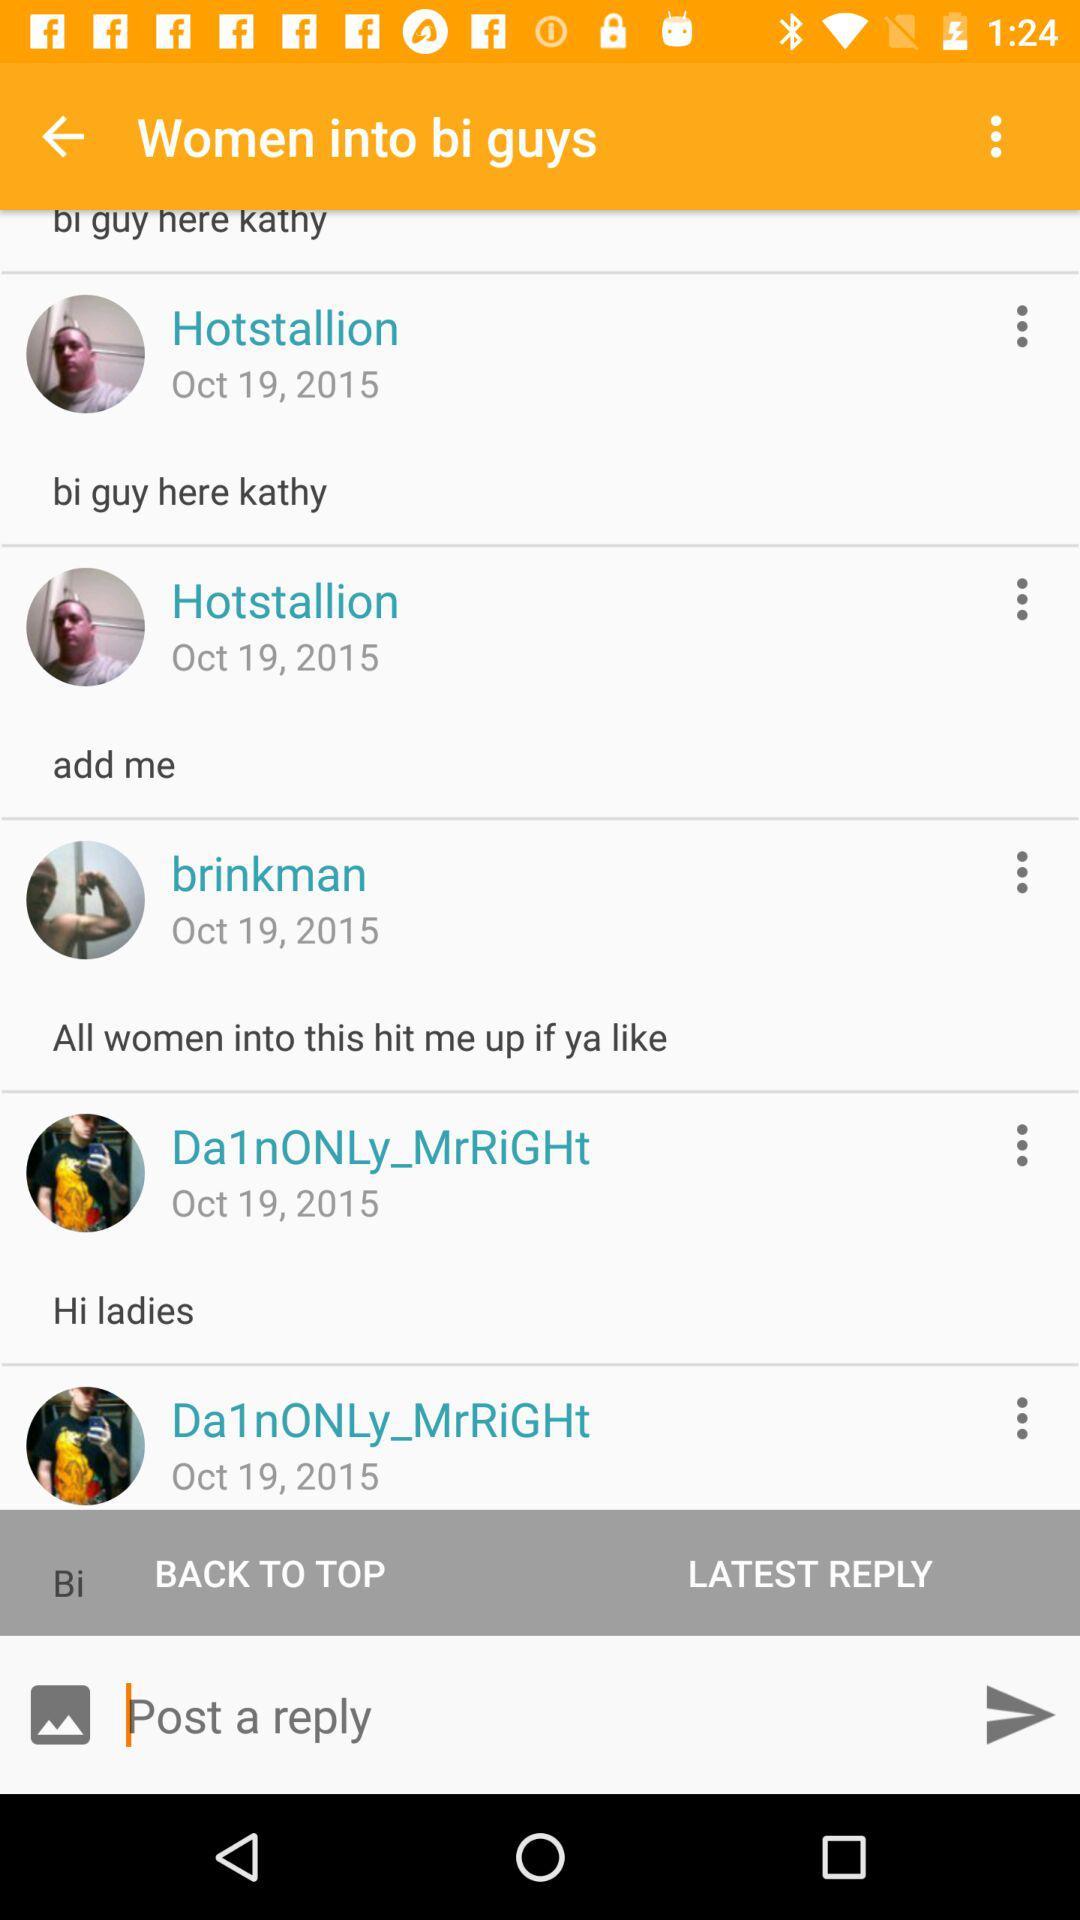  I want to click on open an user profile, so click(84, 354).